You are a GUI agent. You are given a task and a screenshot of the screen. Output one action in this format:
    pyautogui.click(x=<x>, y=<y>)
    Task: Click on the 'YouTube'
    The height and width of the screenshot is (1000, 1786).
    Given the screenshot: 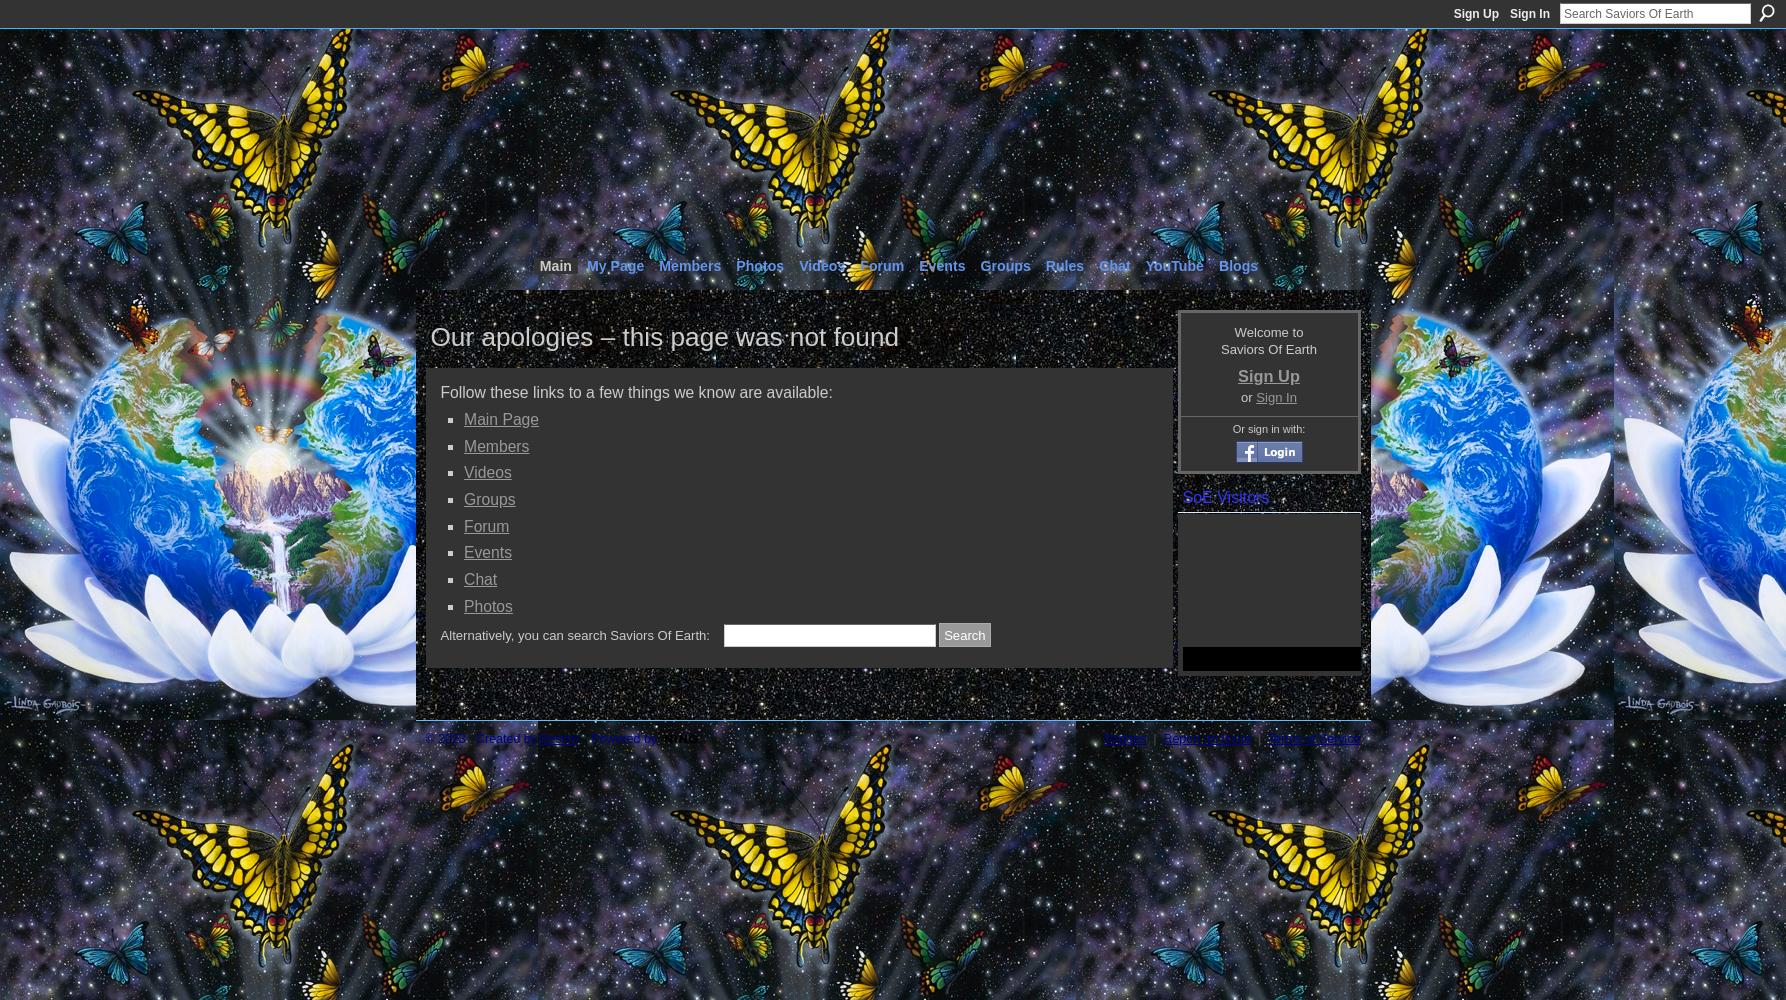 What is the action you would take?
    pyautogui.click(x=1172, y=265)
    